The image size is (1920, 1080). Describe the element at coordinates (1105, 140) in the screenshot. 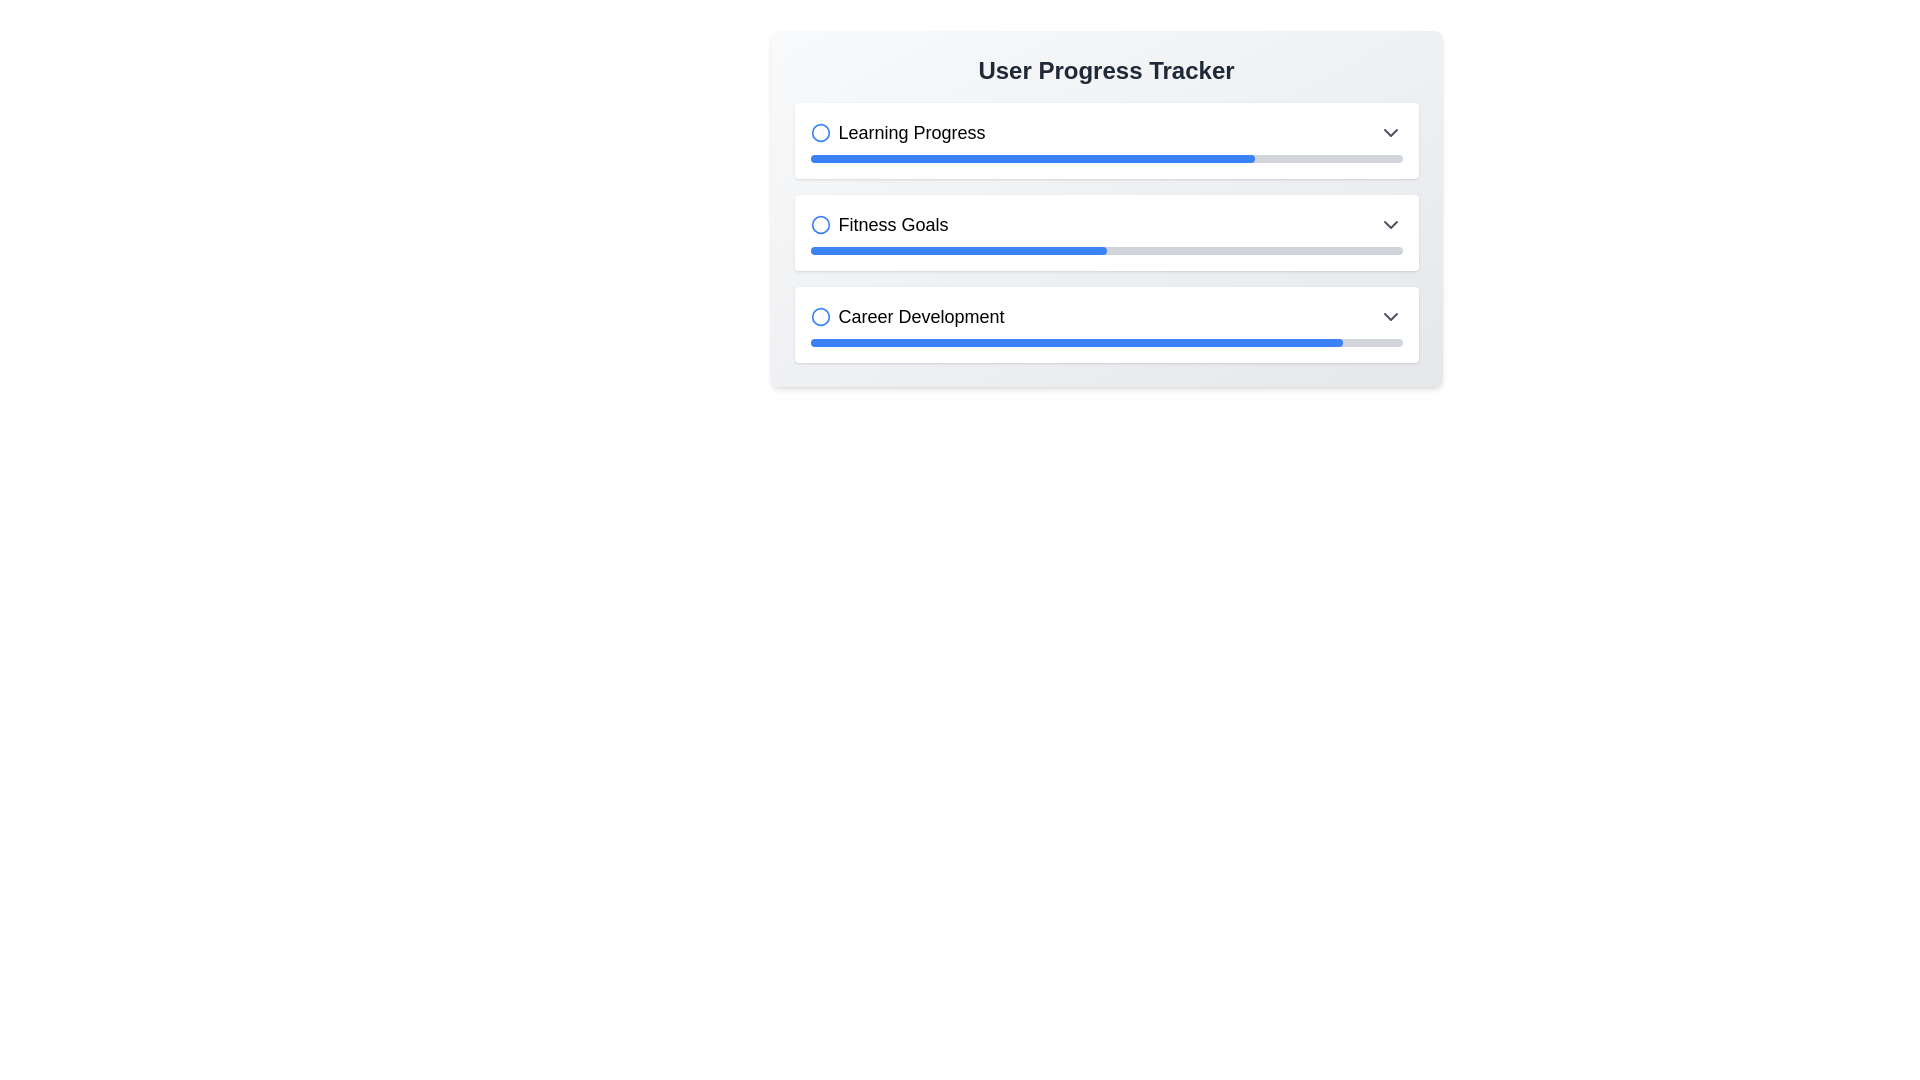

I see `the progress tracker card at the top of the list` at that location.